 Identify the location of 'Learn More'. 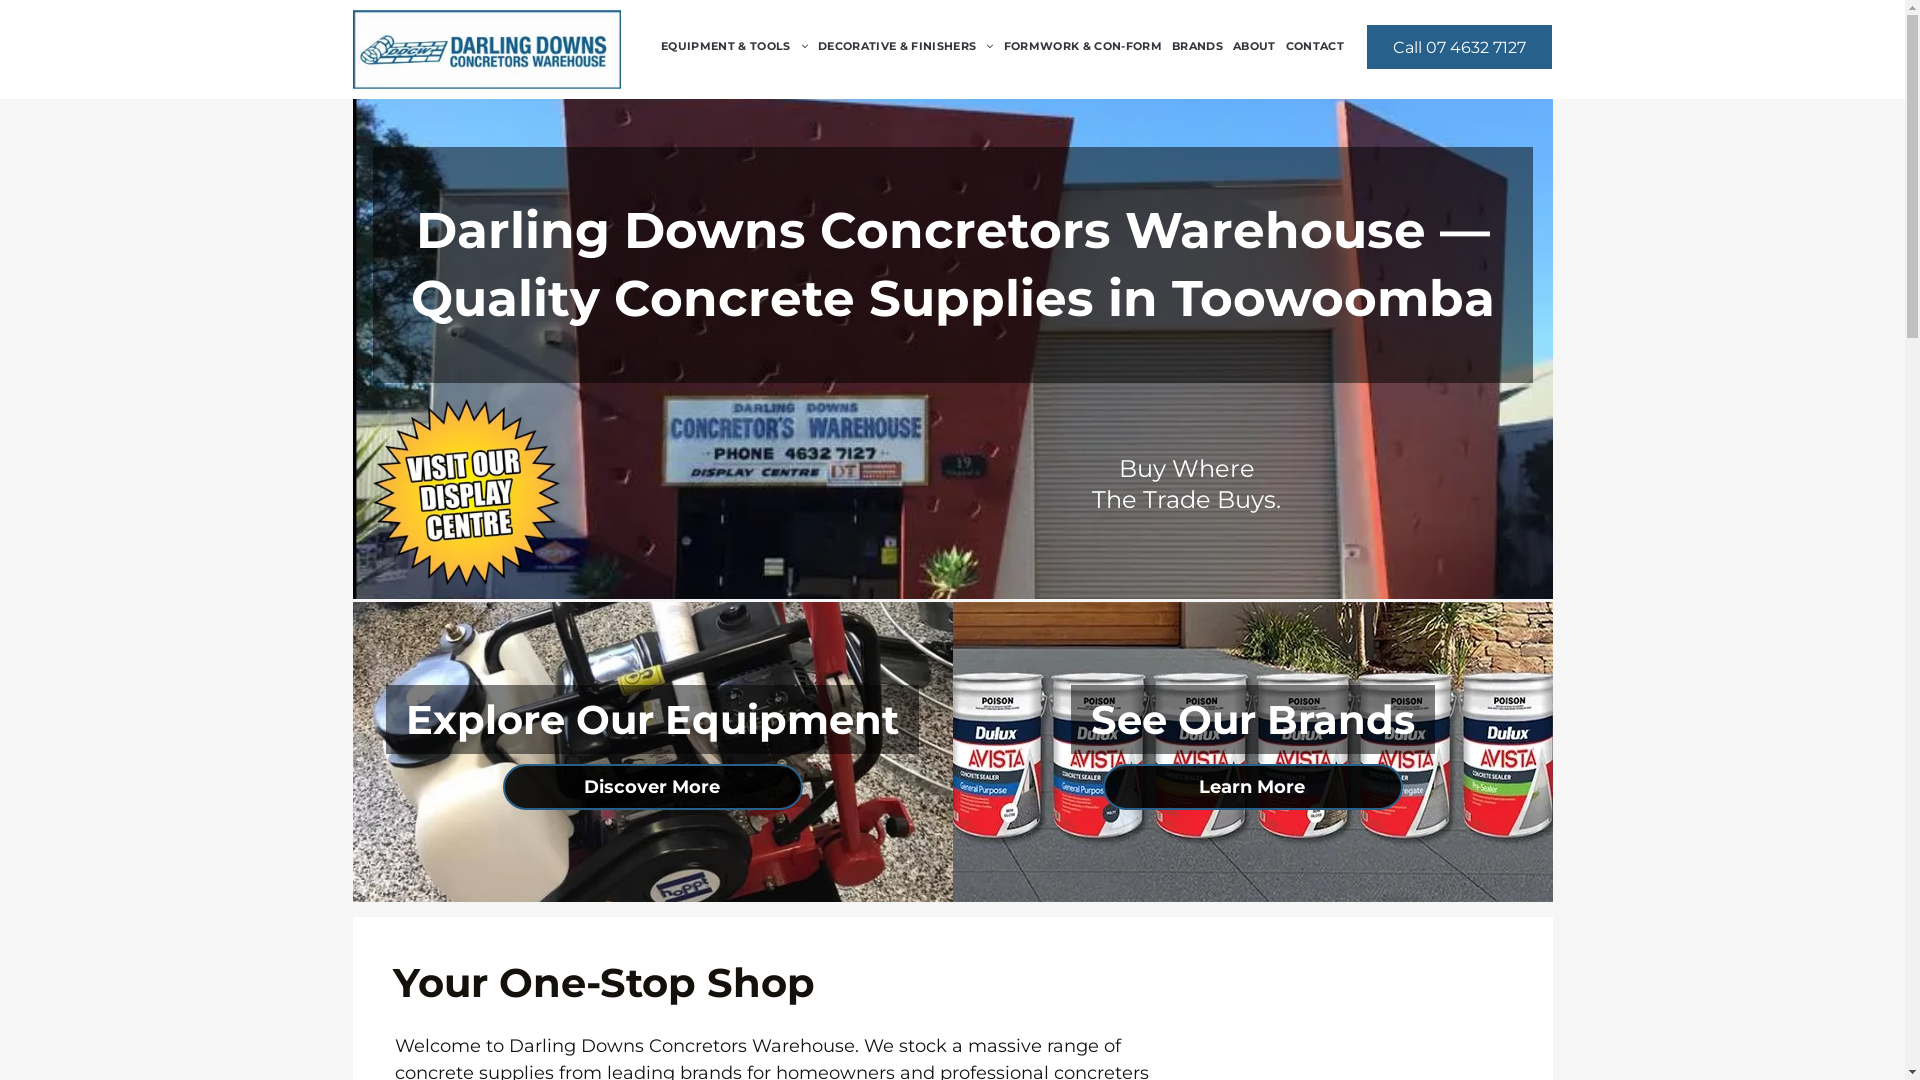
(1251, 785).